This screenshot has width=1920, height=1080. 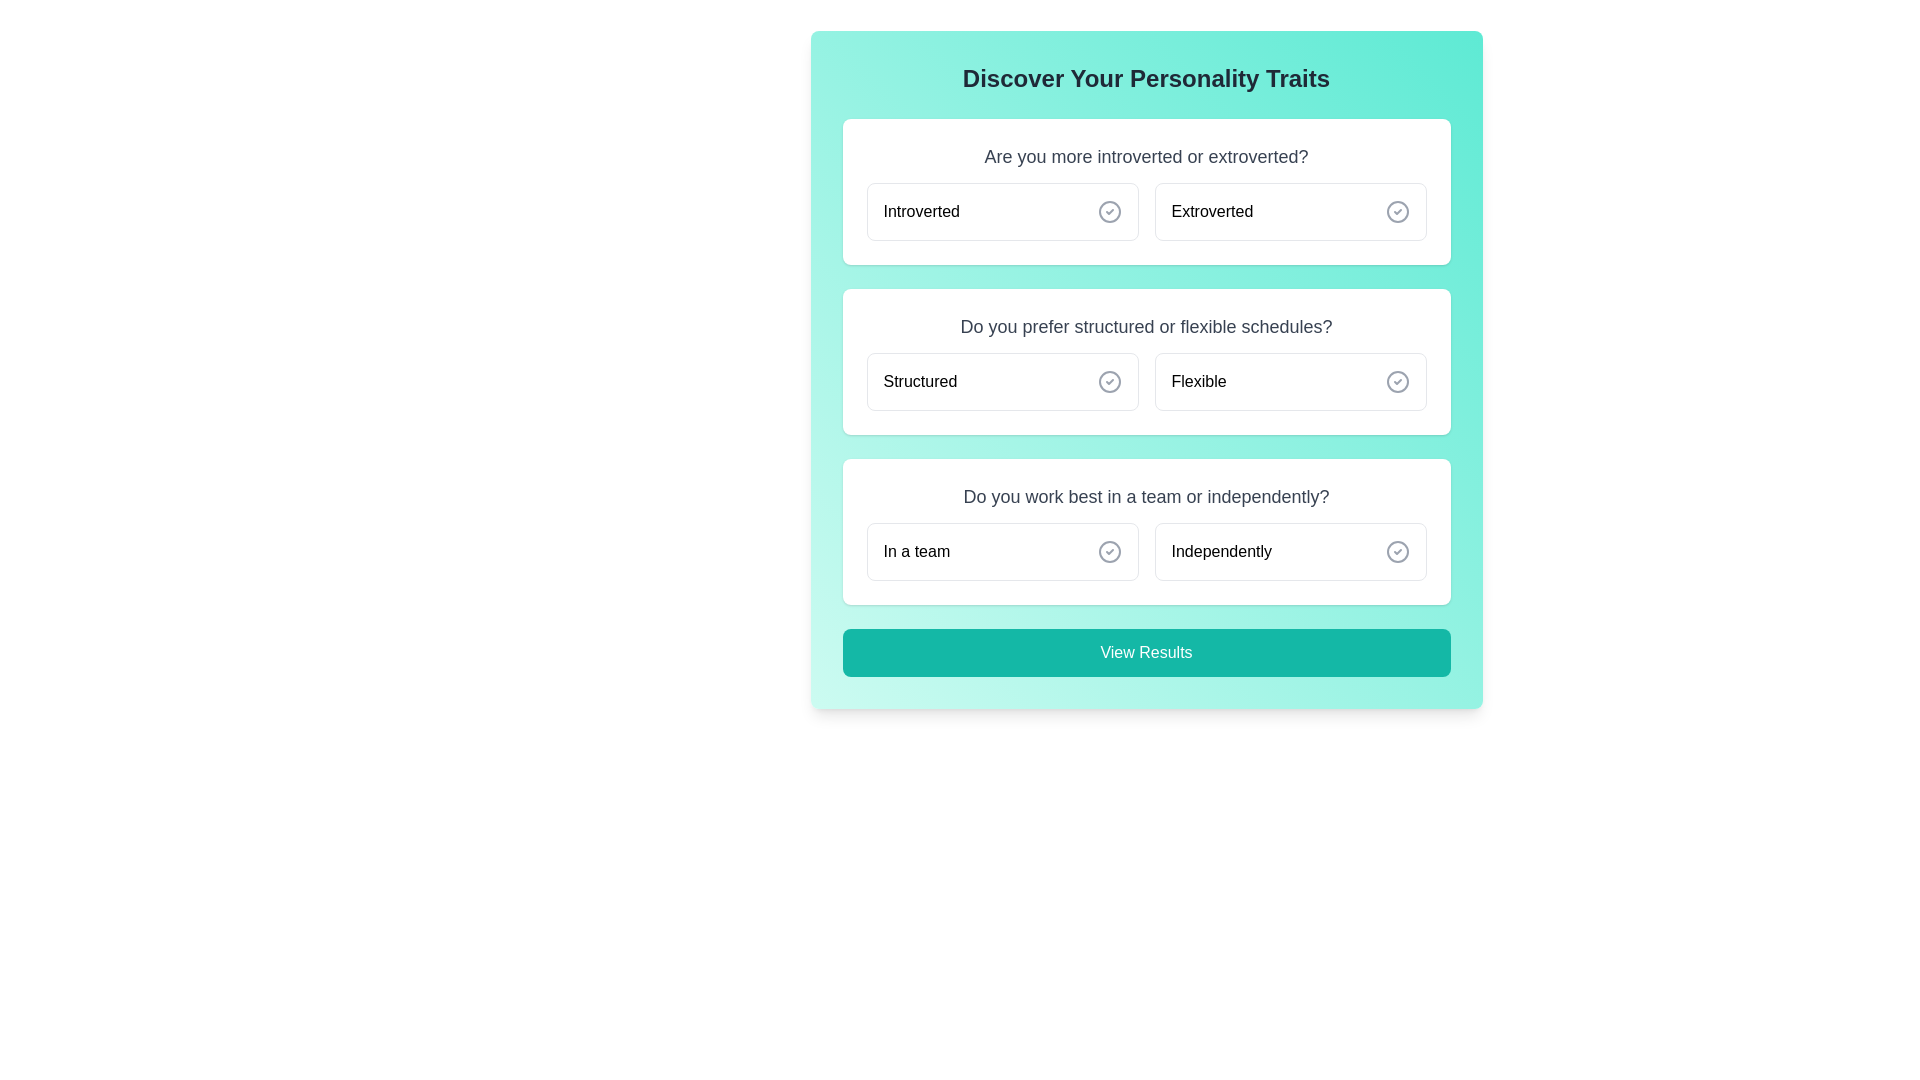 I want to click on the 'Flexible' label for the interactive selection option located in the second set of options under 'Discover Your Personality Traits', positioned to the right of 'Structured', so click(x=1199, y=381).